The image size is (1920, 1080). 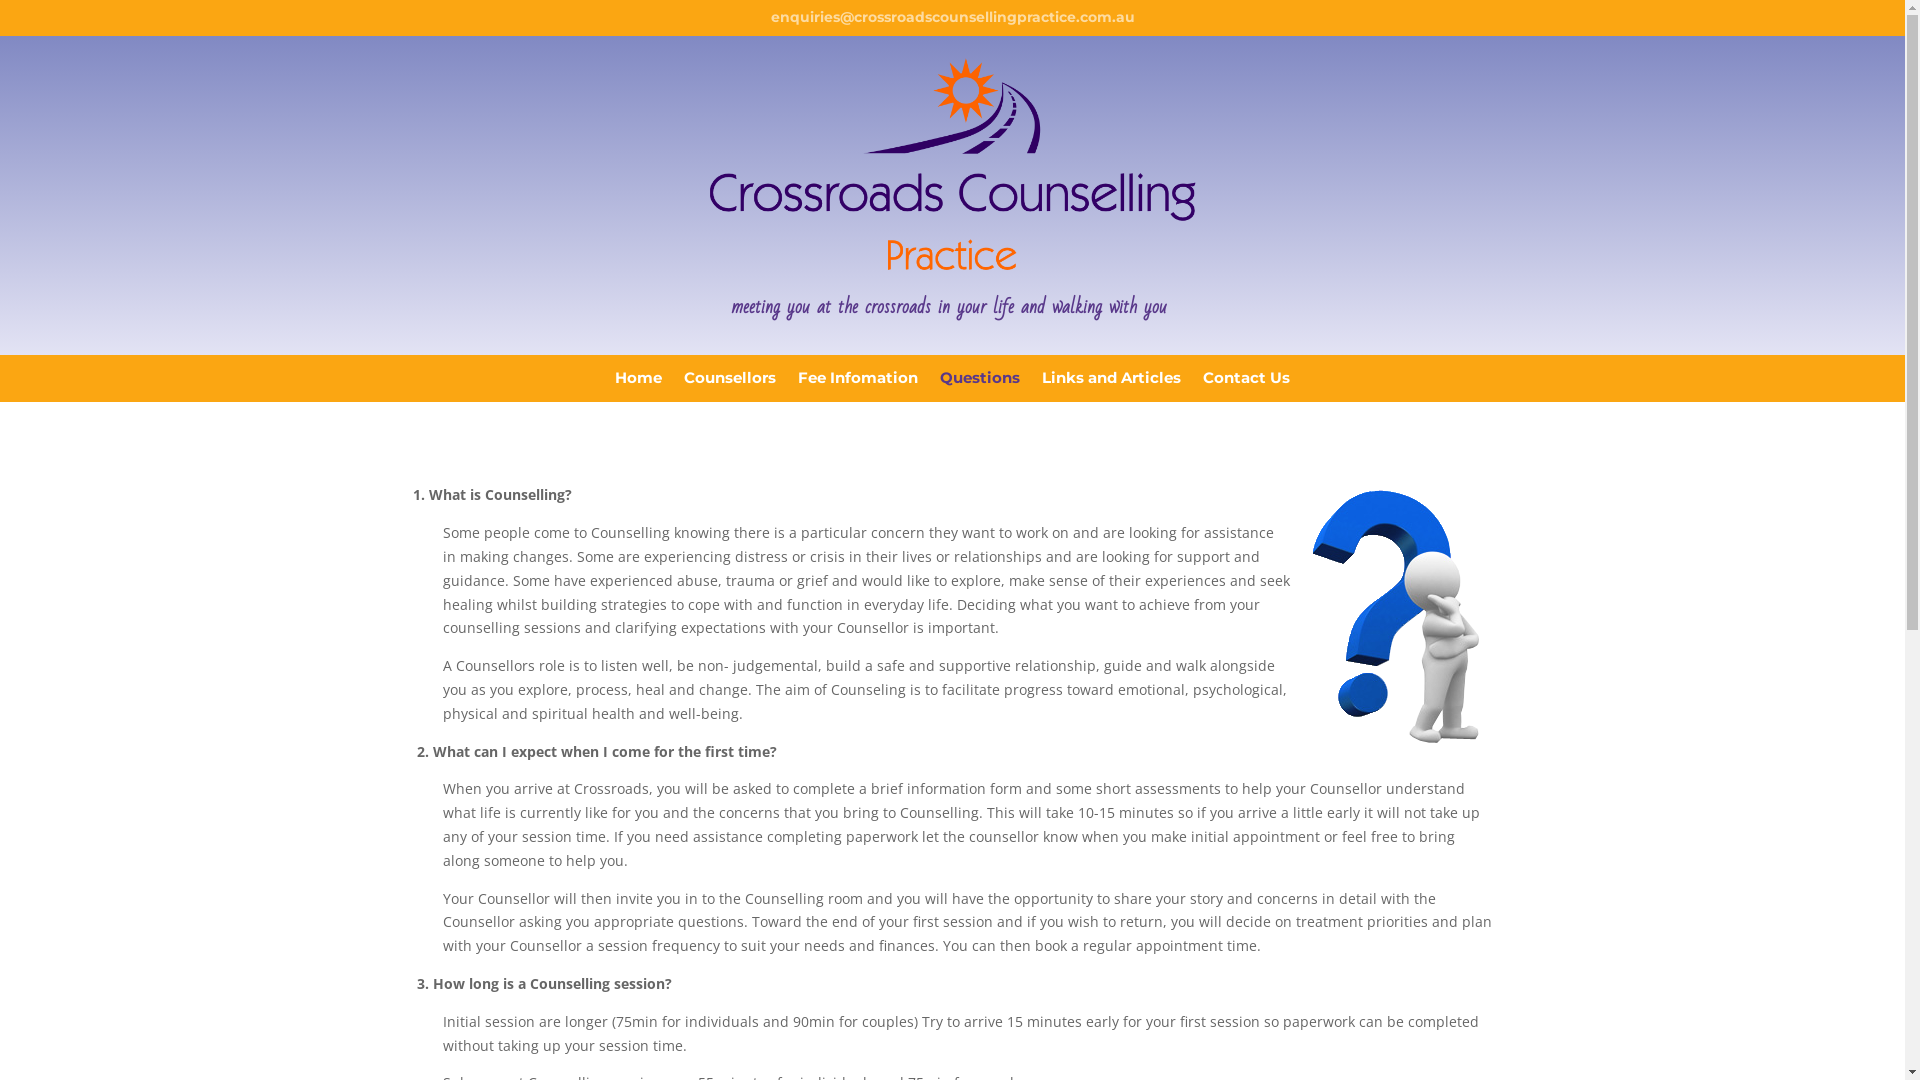 What do you see at coordinates (950, 16) in the screenshot?
I see `'enquiries@crossroadscounsellingpractice.com.au'` at bounding box center [950, 16].